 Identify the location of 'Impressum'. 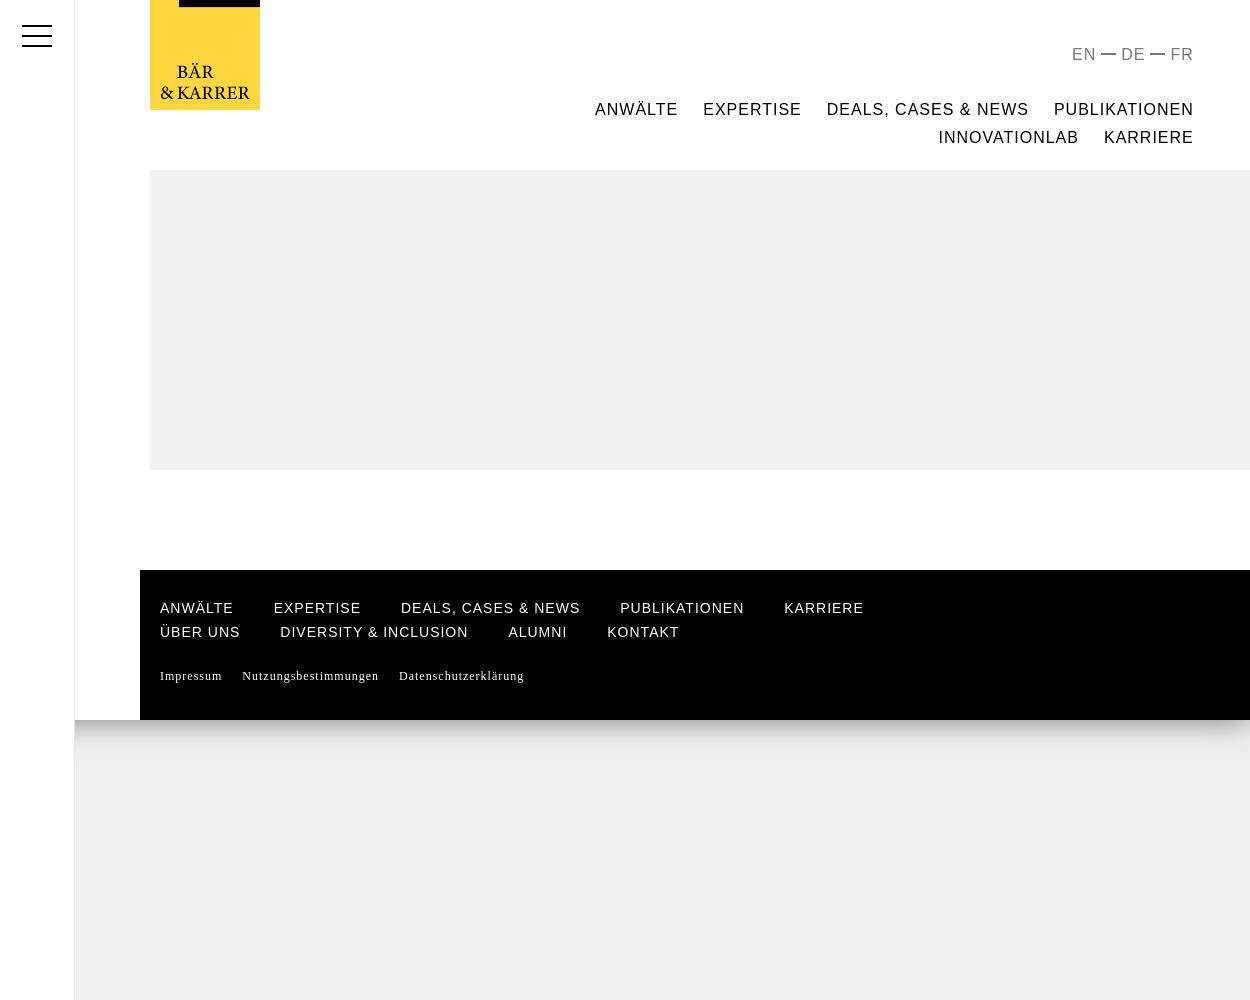
(190, 675).